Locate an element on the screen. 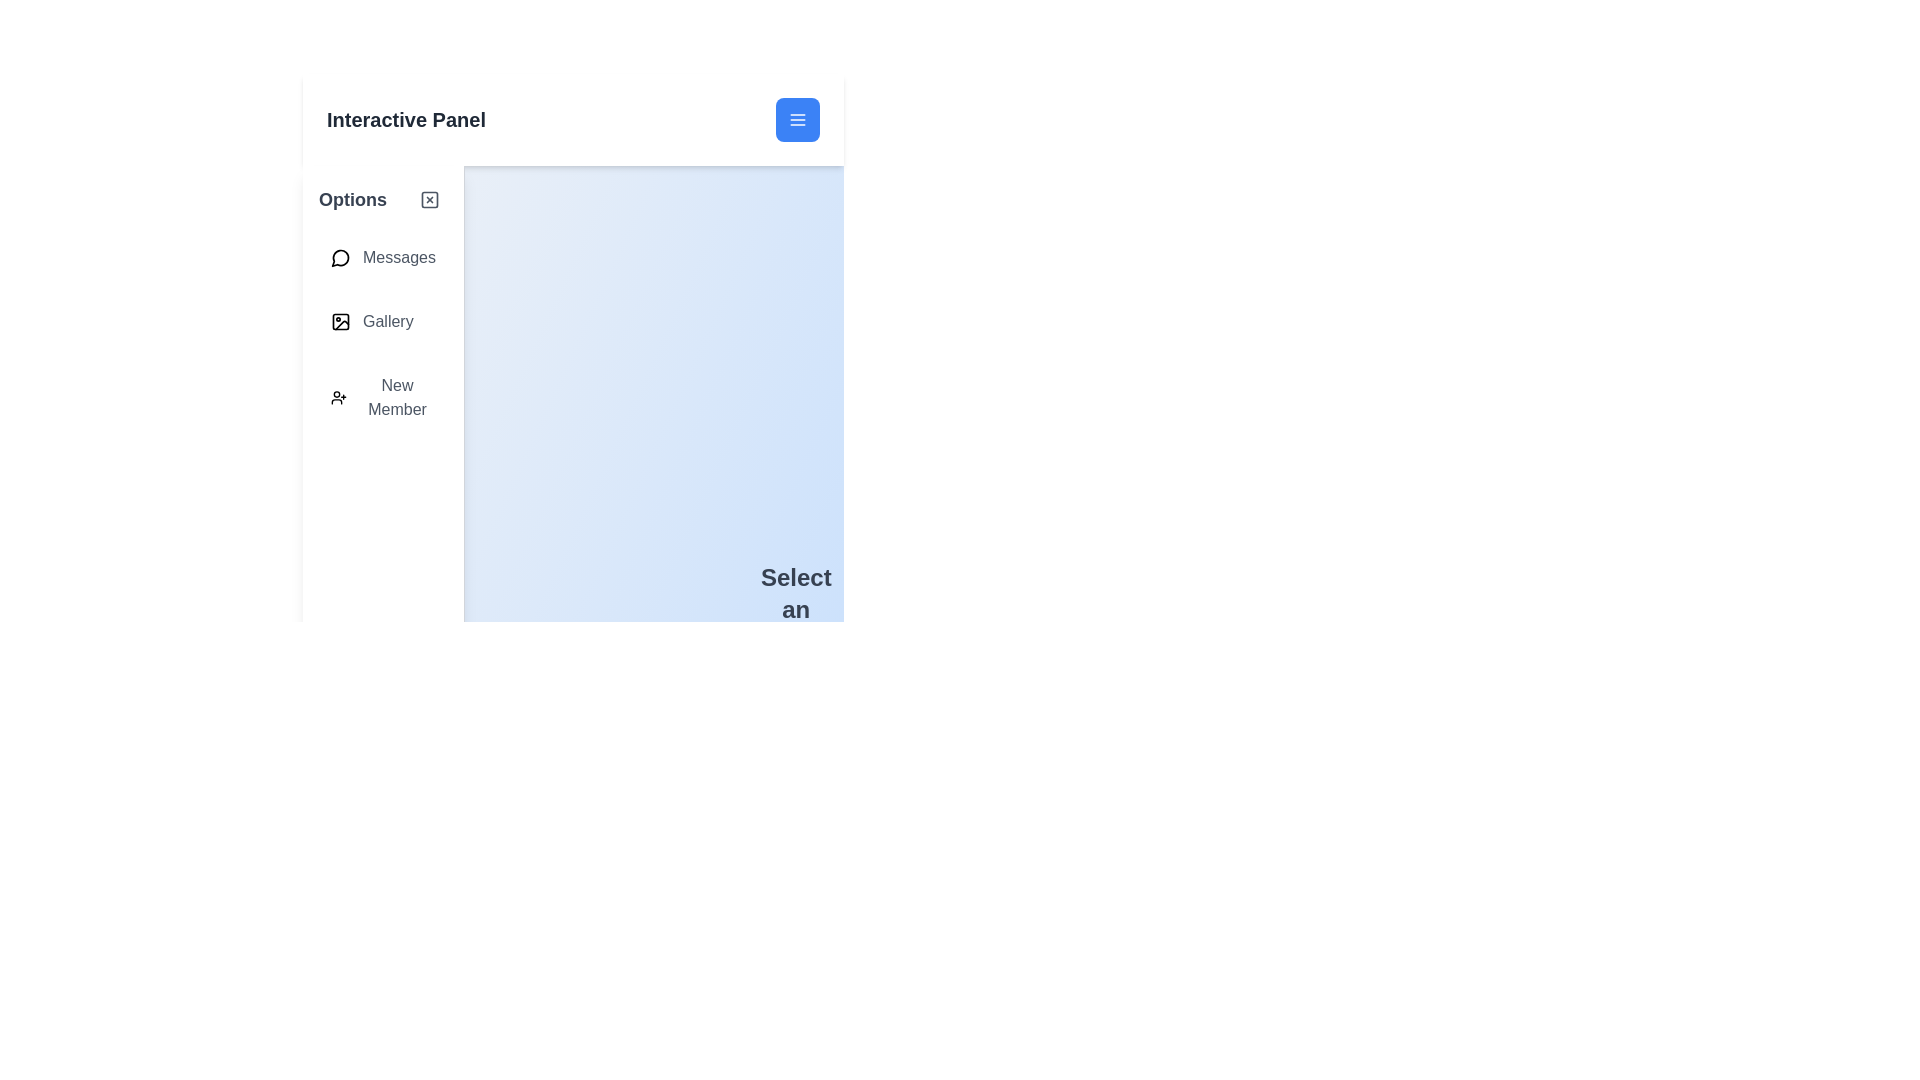 The height and width of the screenshot is (1080, 1920). the 'Gallery' text label in the sidebar menu is located at coordinates (388, 320).